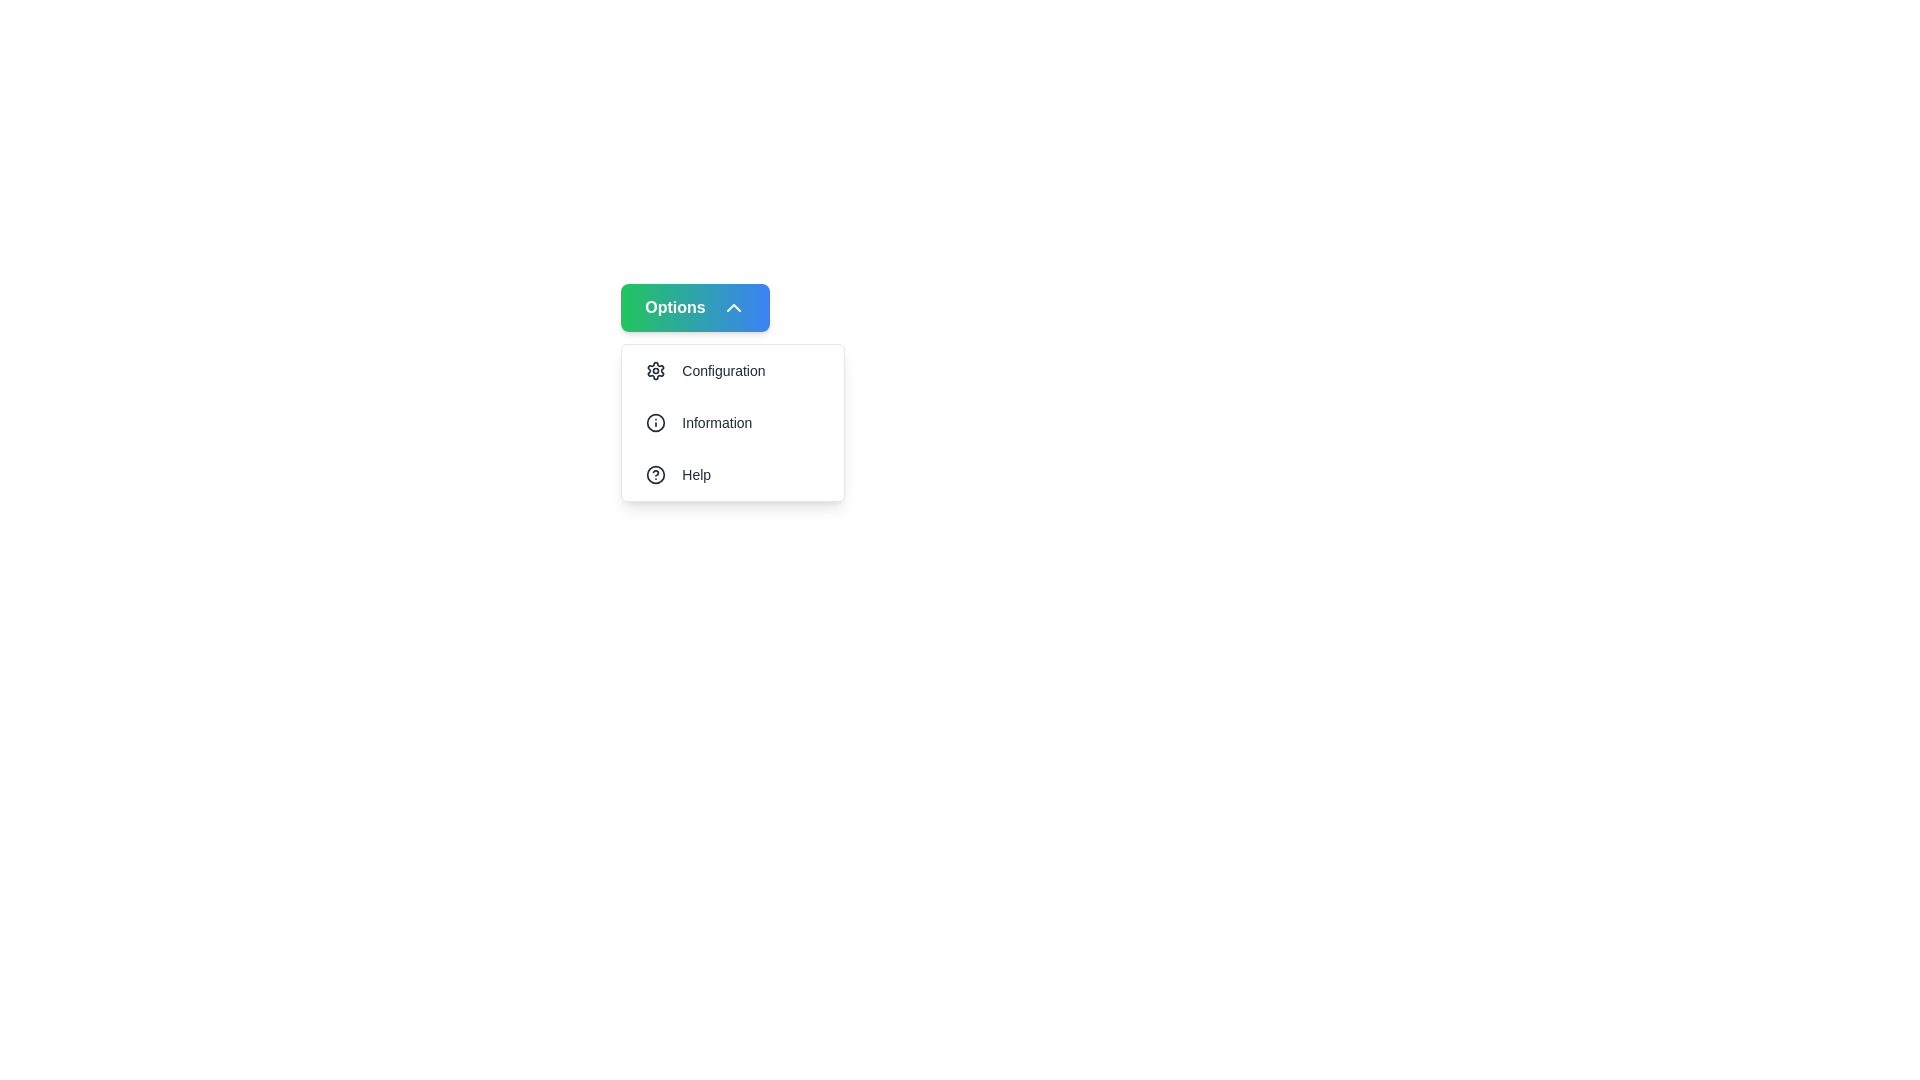 The height and width of the screenshot is (1080, 1920). Describe the element at coordinates (732, 370) in the screenshot. I see `the 'Configuration' button, which is the first element in the dropdown list under the 'Options' menu, featuring a gear icon on its left` at that location.